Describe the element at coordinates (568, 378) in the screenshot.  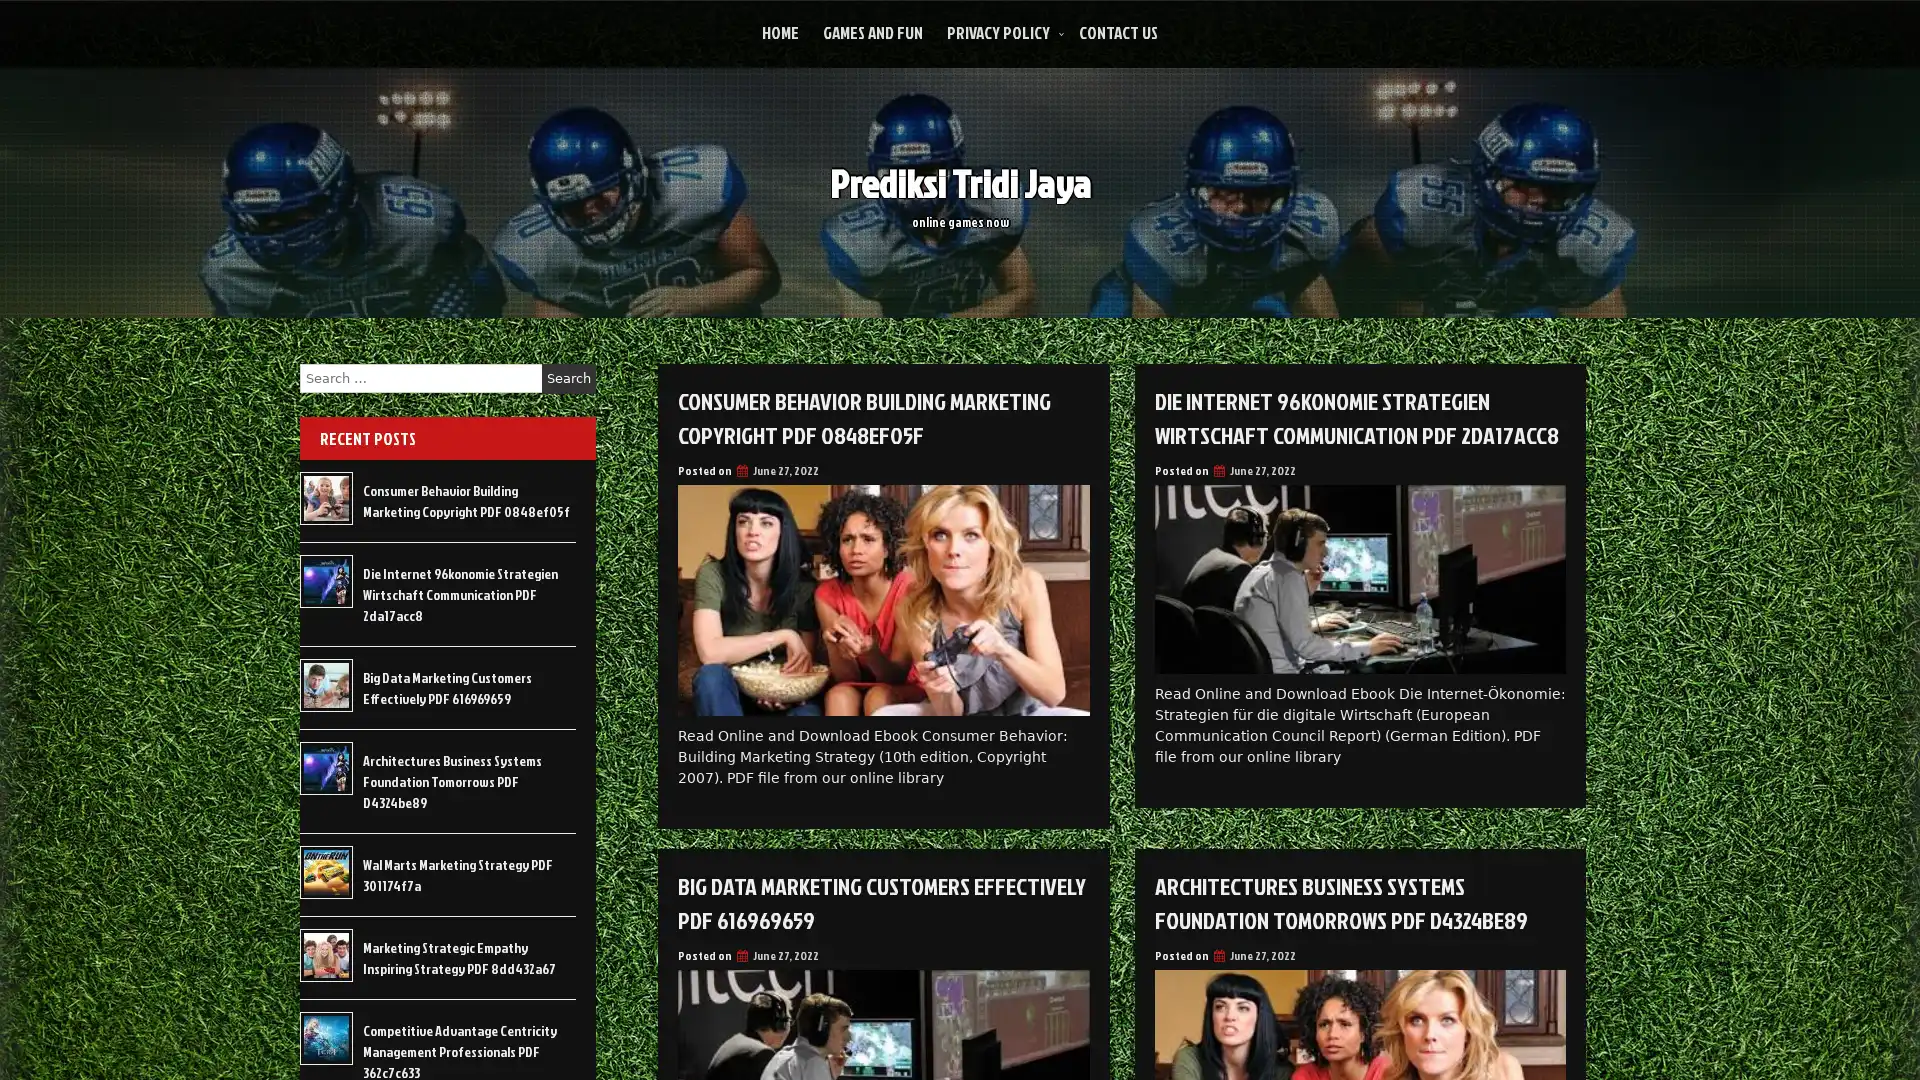
I see `Search` at that location.